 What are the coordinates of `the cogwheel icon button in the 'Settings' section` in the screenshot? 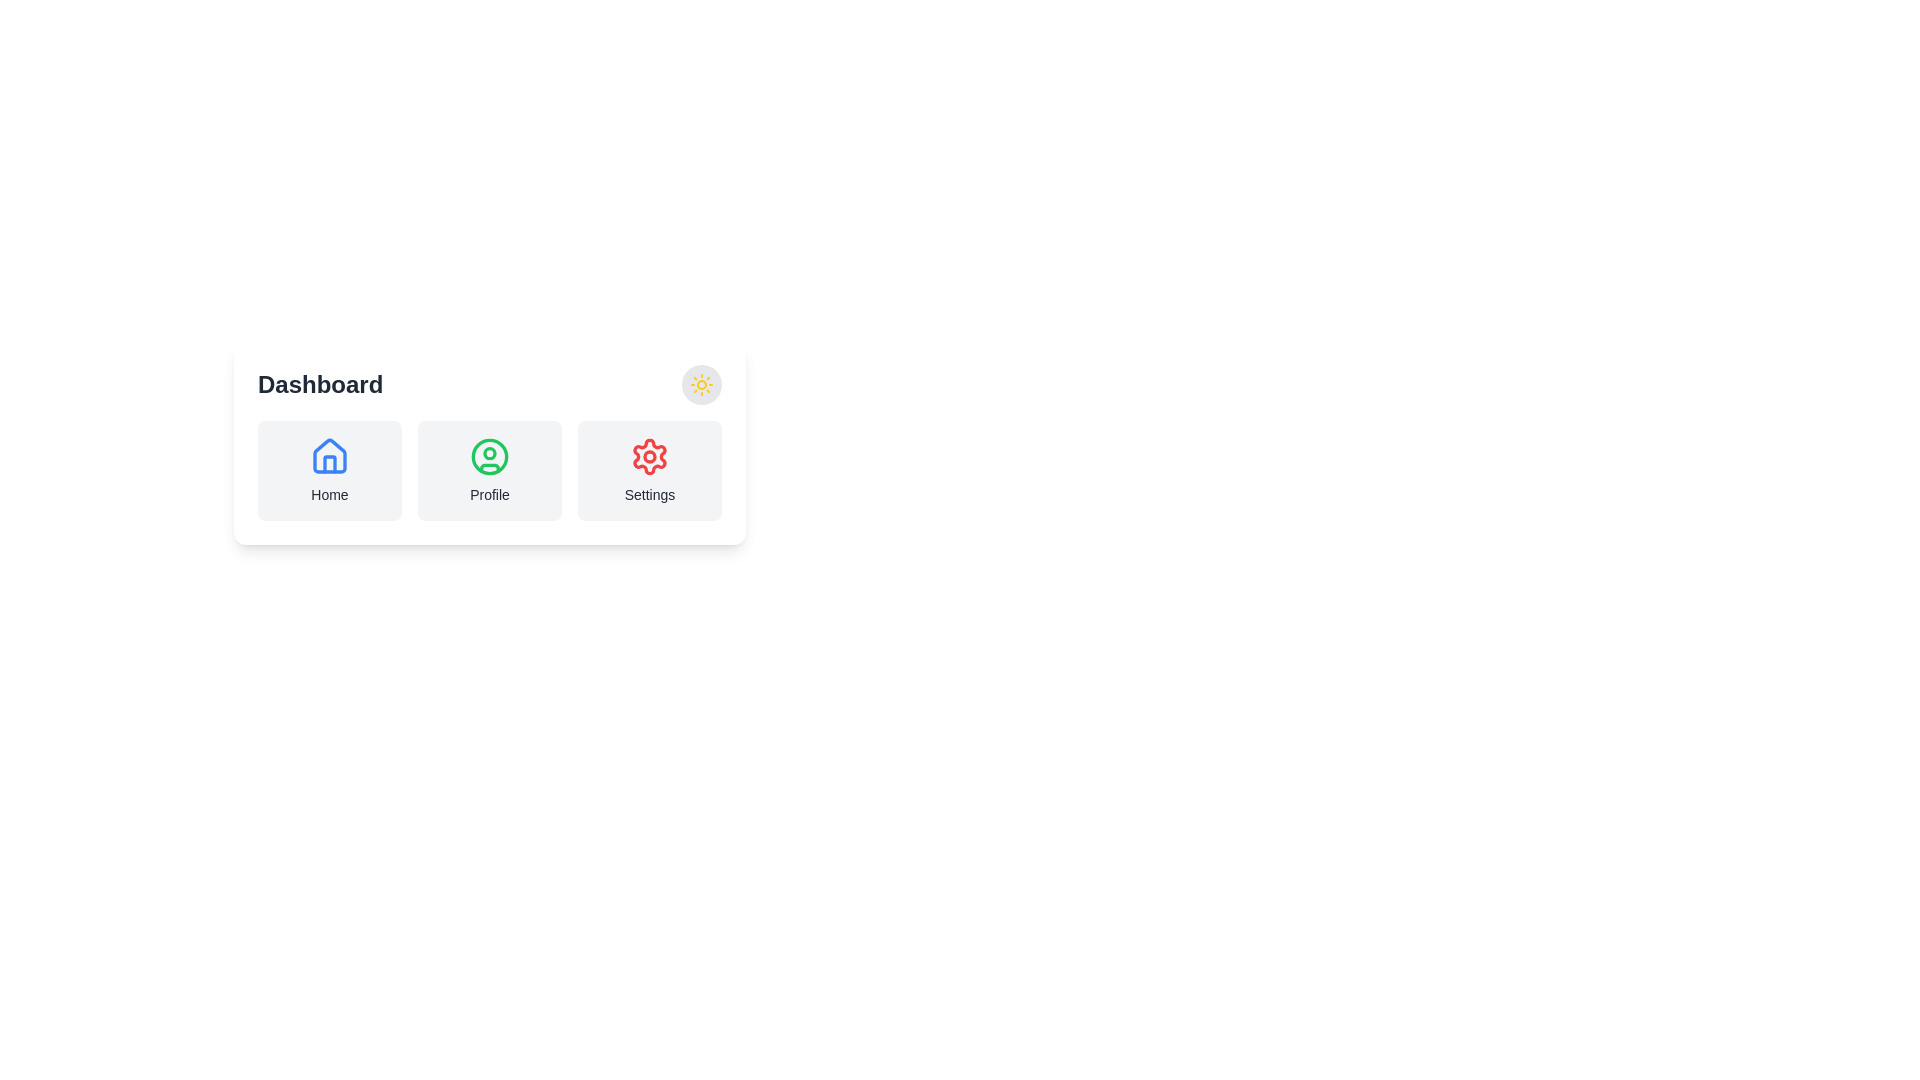 It's located at (649, 456).